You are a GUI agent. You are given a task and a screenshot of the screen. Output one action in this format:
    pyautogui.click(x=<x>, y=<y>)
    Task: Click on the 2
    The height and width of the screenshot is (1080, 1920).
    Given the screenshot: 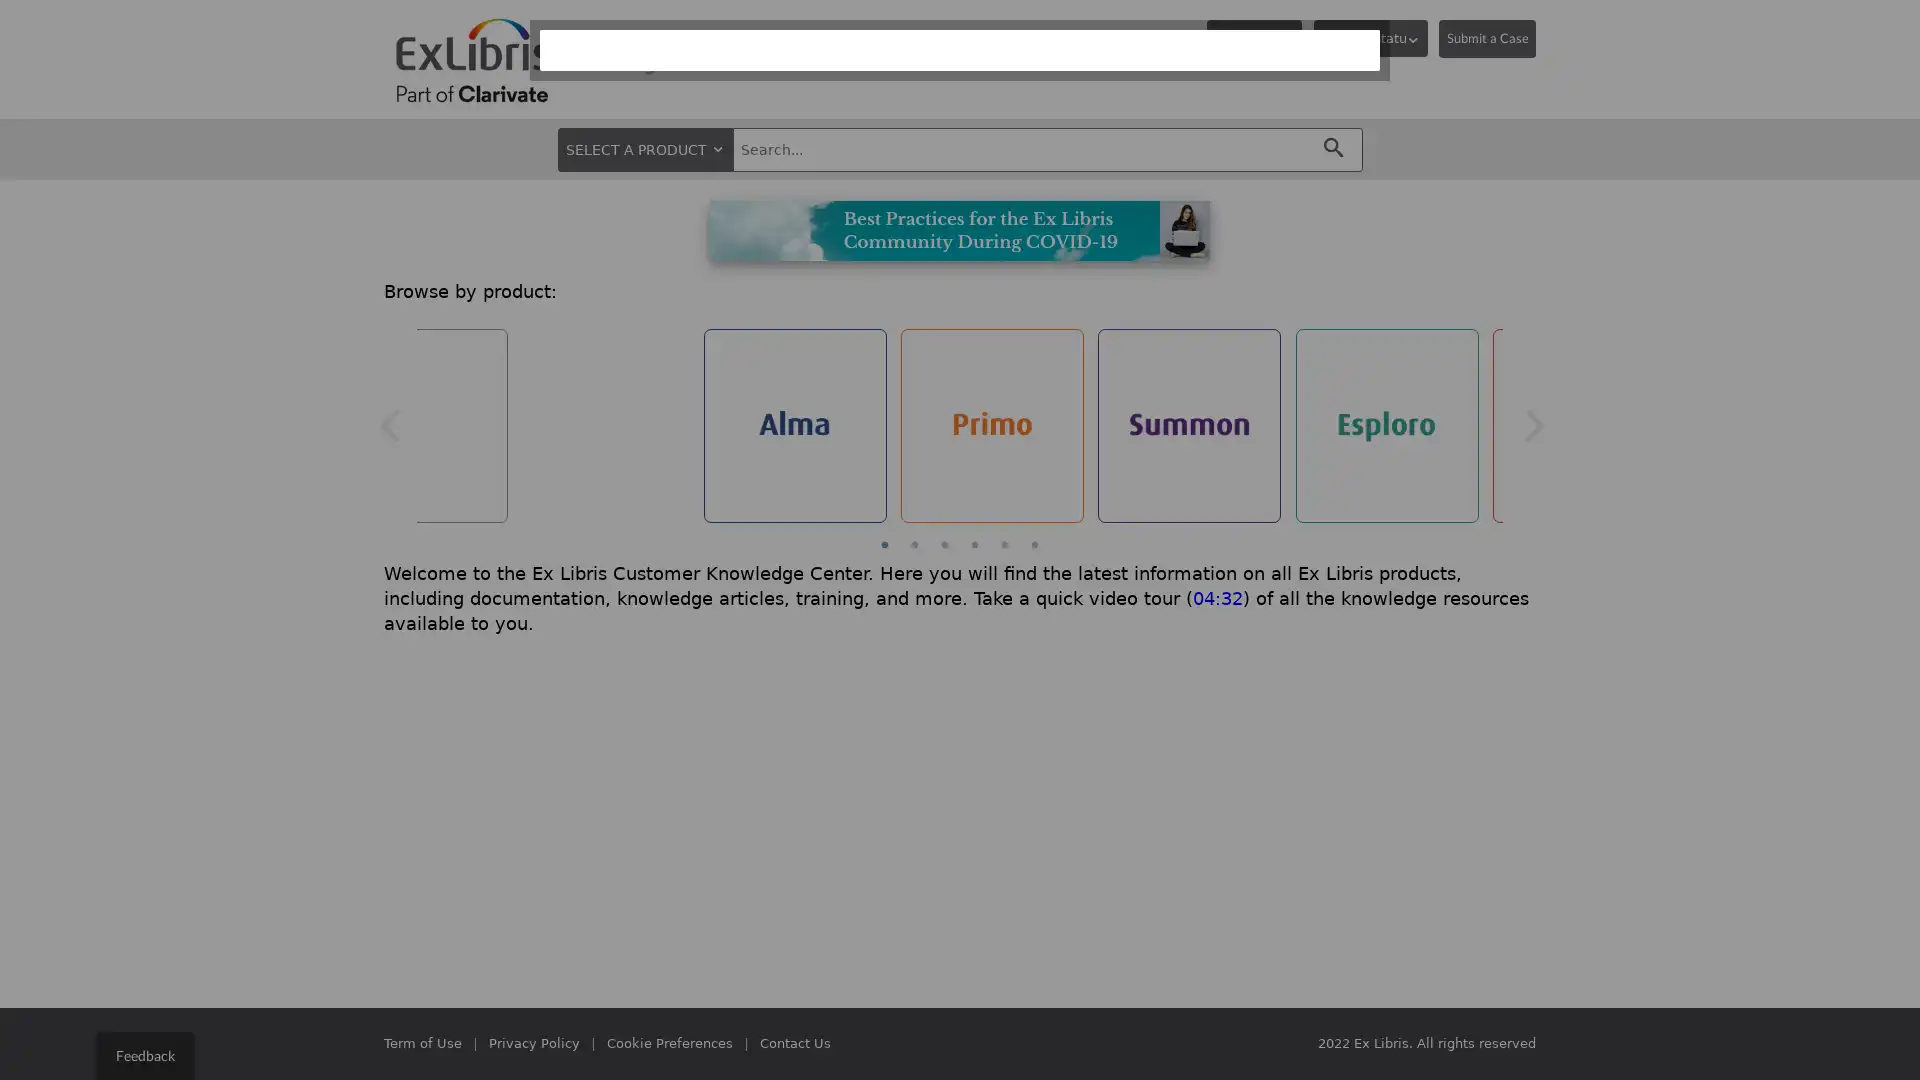 What is the action you would take?
    pyautogui.click(x=914, y=544)
    